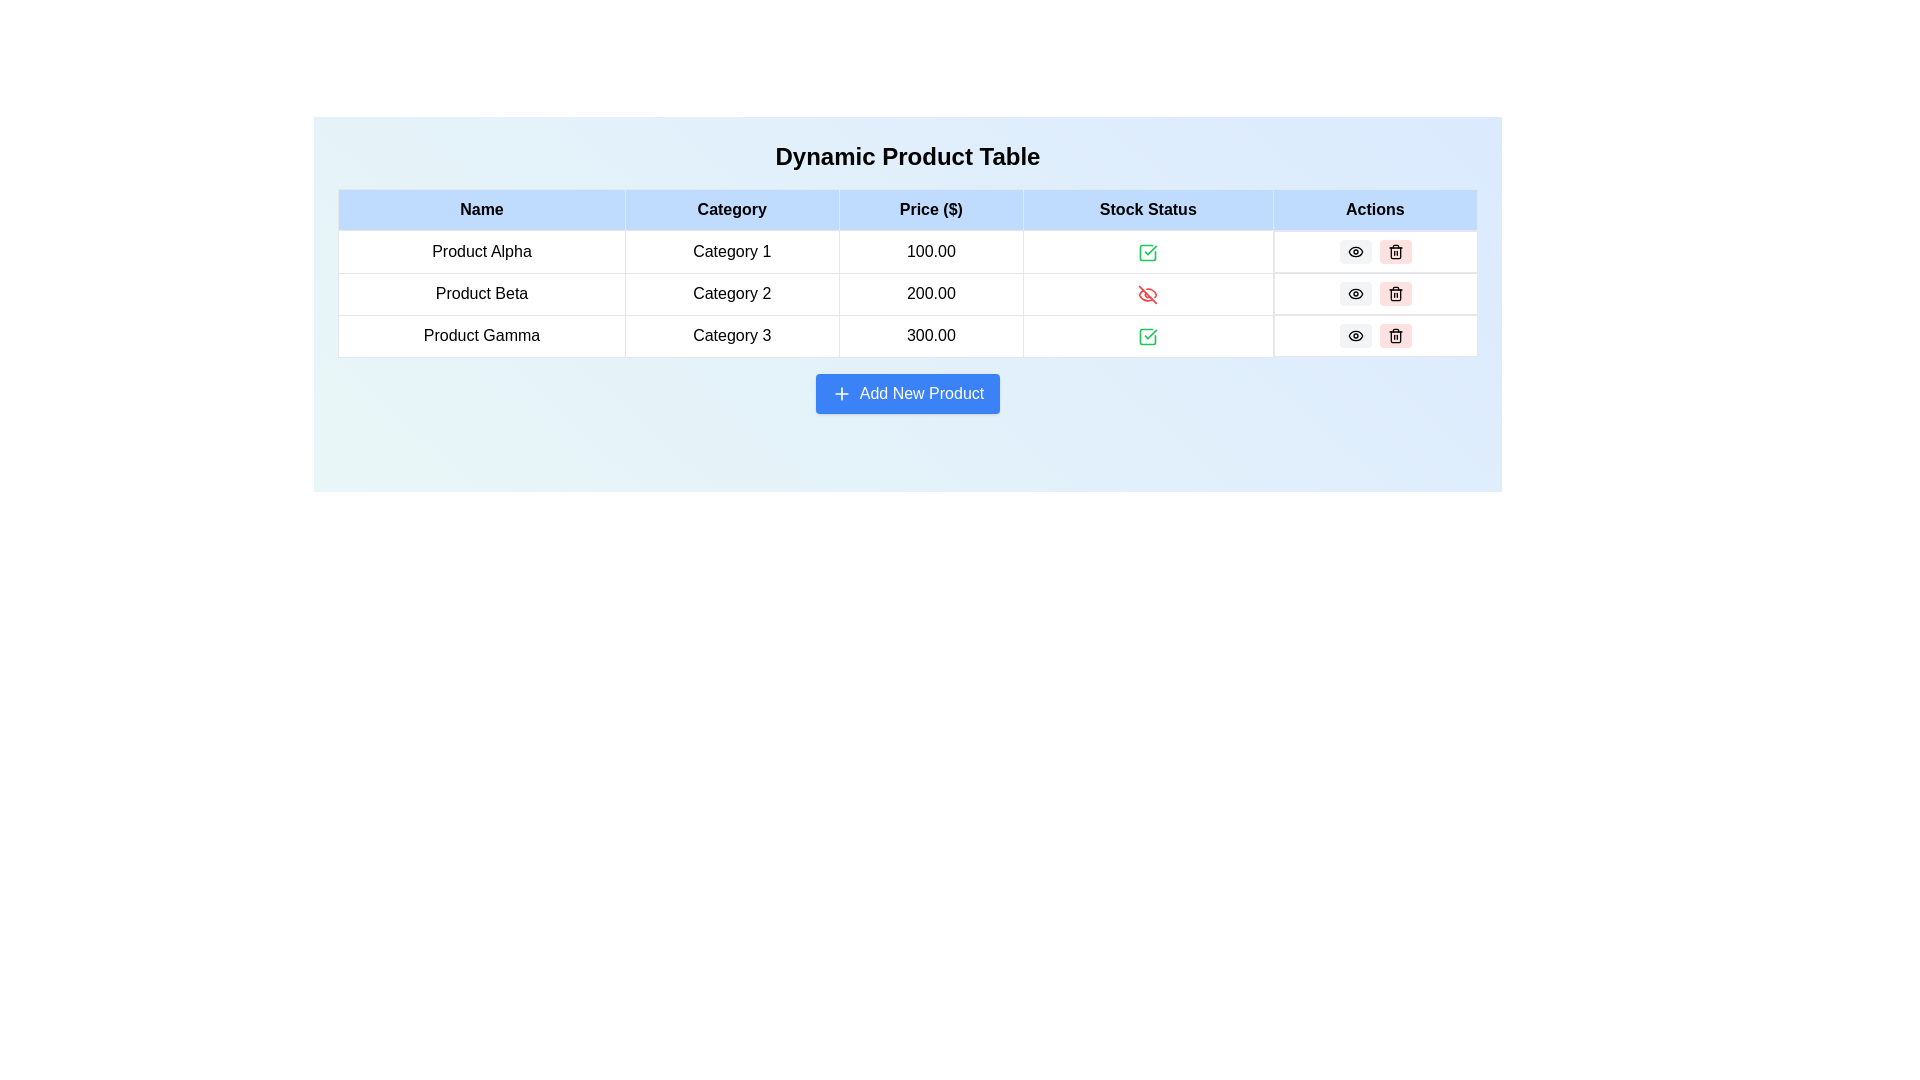 This screenshot has height=1080, width=1920. I want to click on the Table Cell displaying the price of 'Product Gamma' in the data table, located in the 'Price' column of the third row, so click(930, 334).